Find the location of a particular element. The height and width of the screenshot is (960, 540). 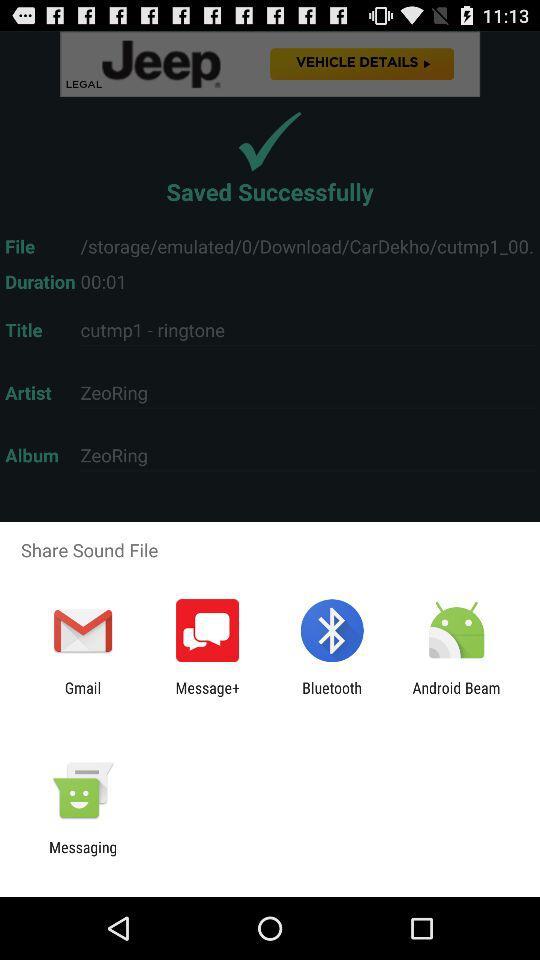

app to the right of the message+ icon is located at coordinates (332, 696).